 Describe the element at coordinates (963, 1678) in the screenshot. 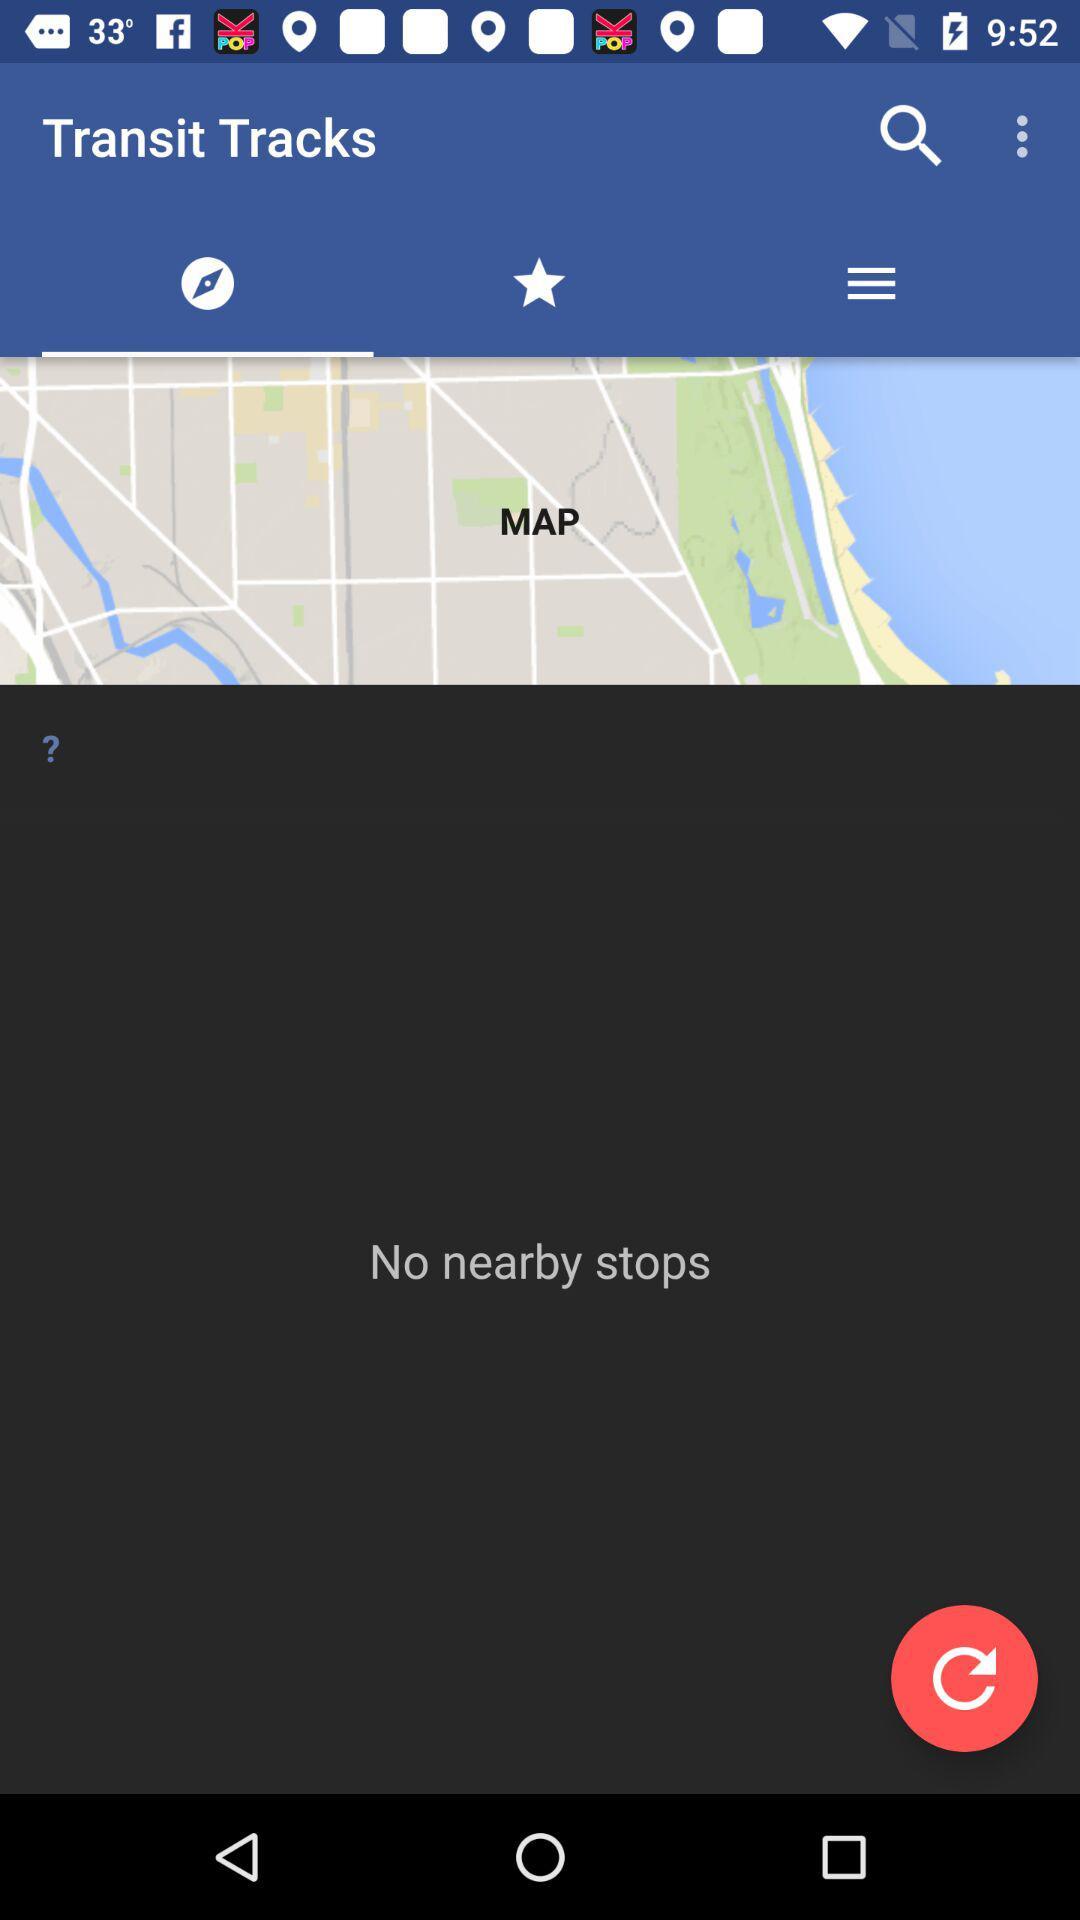

I see `refresh map` at that location.